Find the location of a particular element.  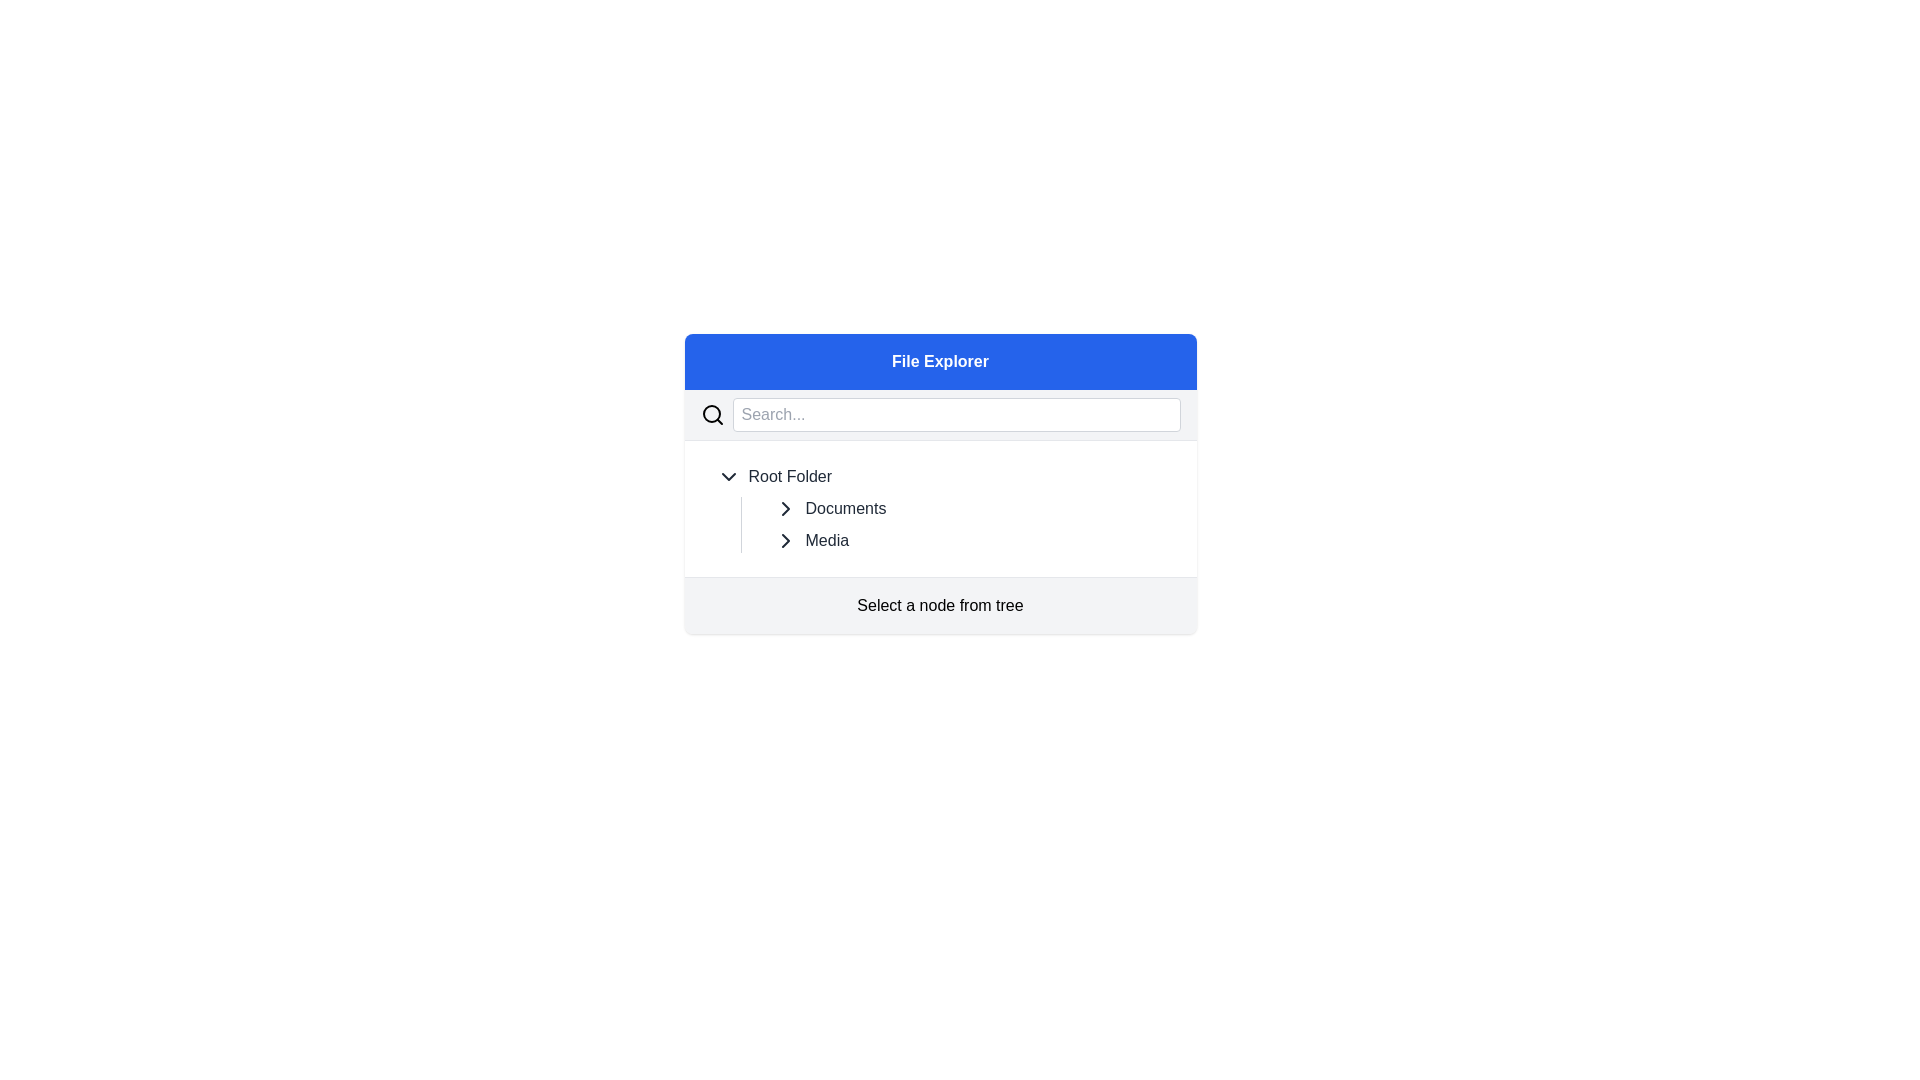

the Navigation Tree in the File Explorer section is located at coordinates (939, 483).